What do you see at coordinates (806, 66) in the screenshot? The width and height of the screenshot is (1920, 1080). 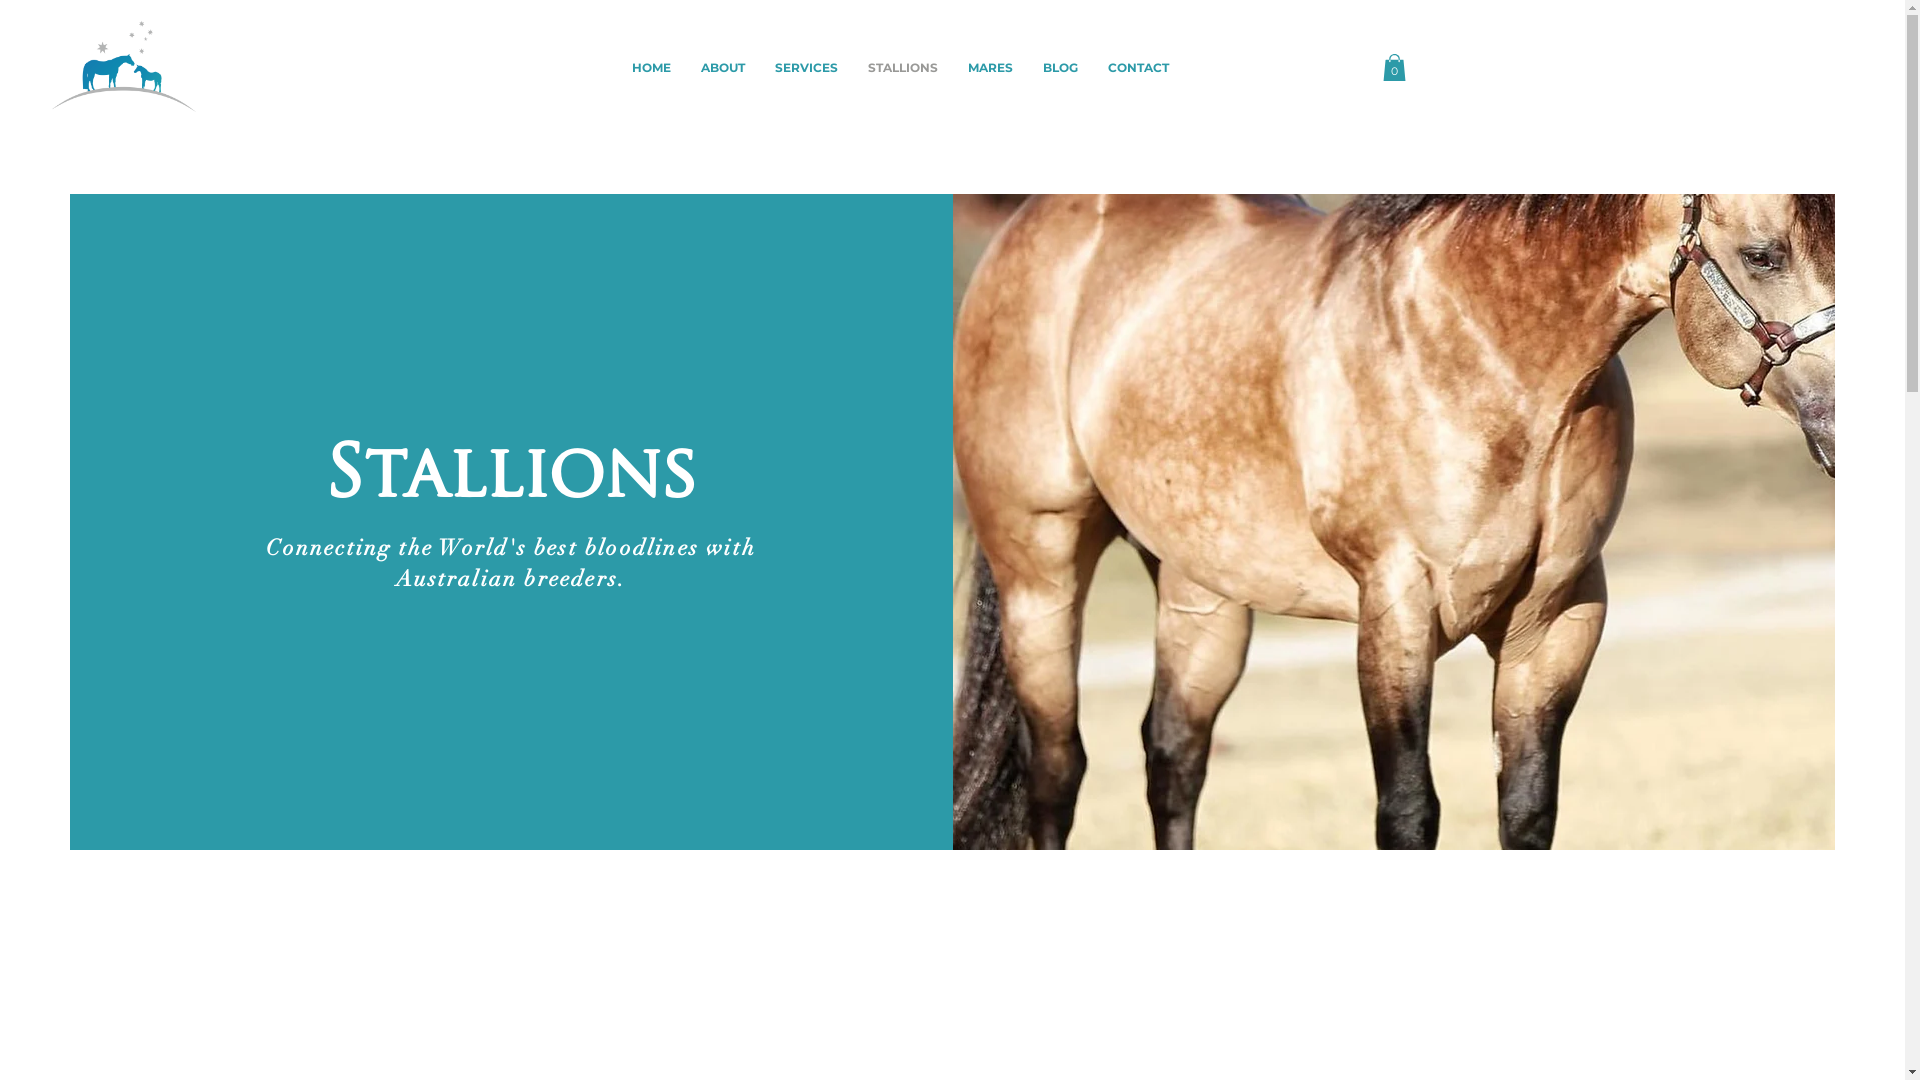 I see `'SERVICES'` at bounding box center [806, 66].